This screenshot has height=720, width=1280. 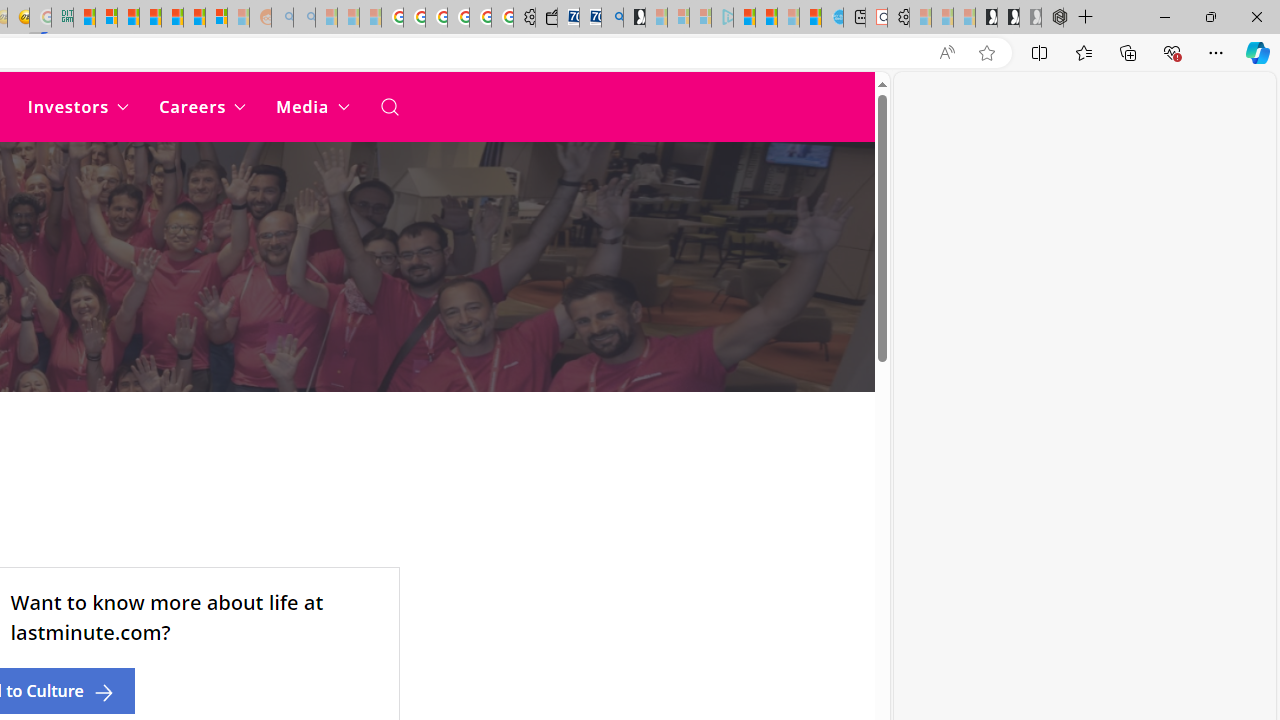 What do you see at coordinates (389, 106) in the screenshot?
I see `'Open Search'` at bounding box center [389, 106].